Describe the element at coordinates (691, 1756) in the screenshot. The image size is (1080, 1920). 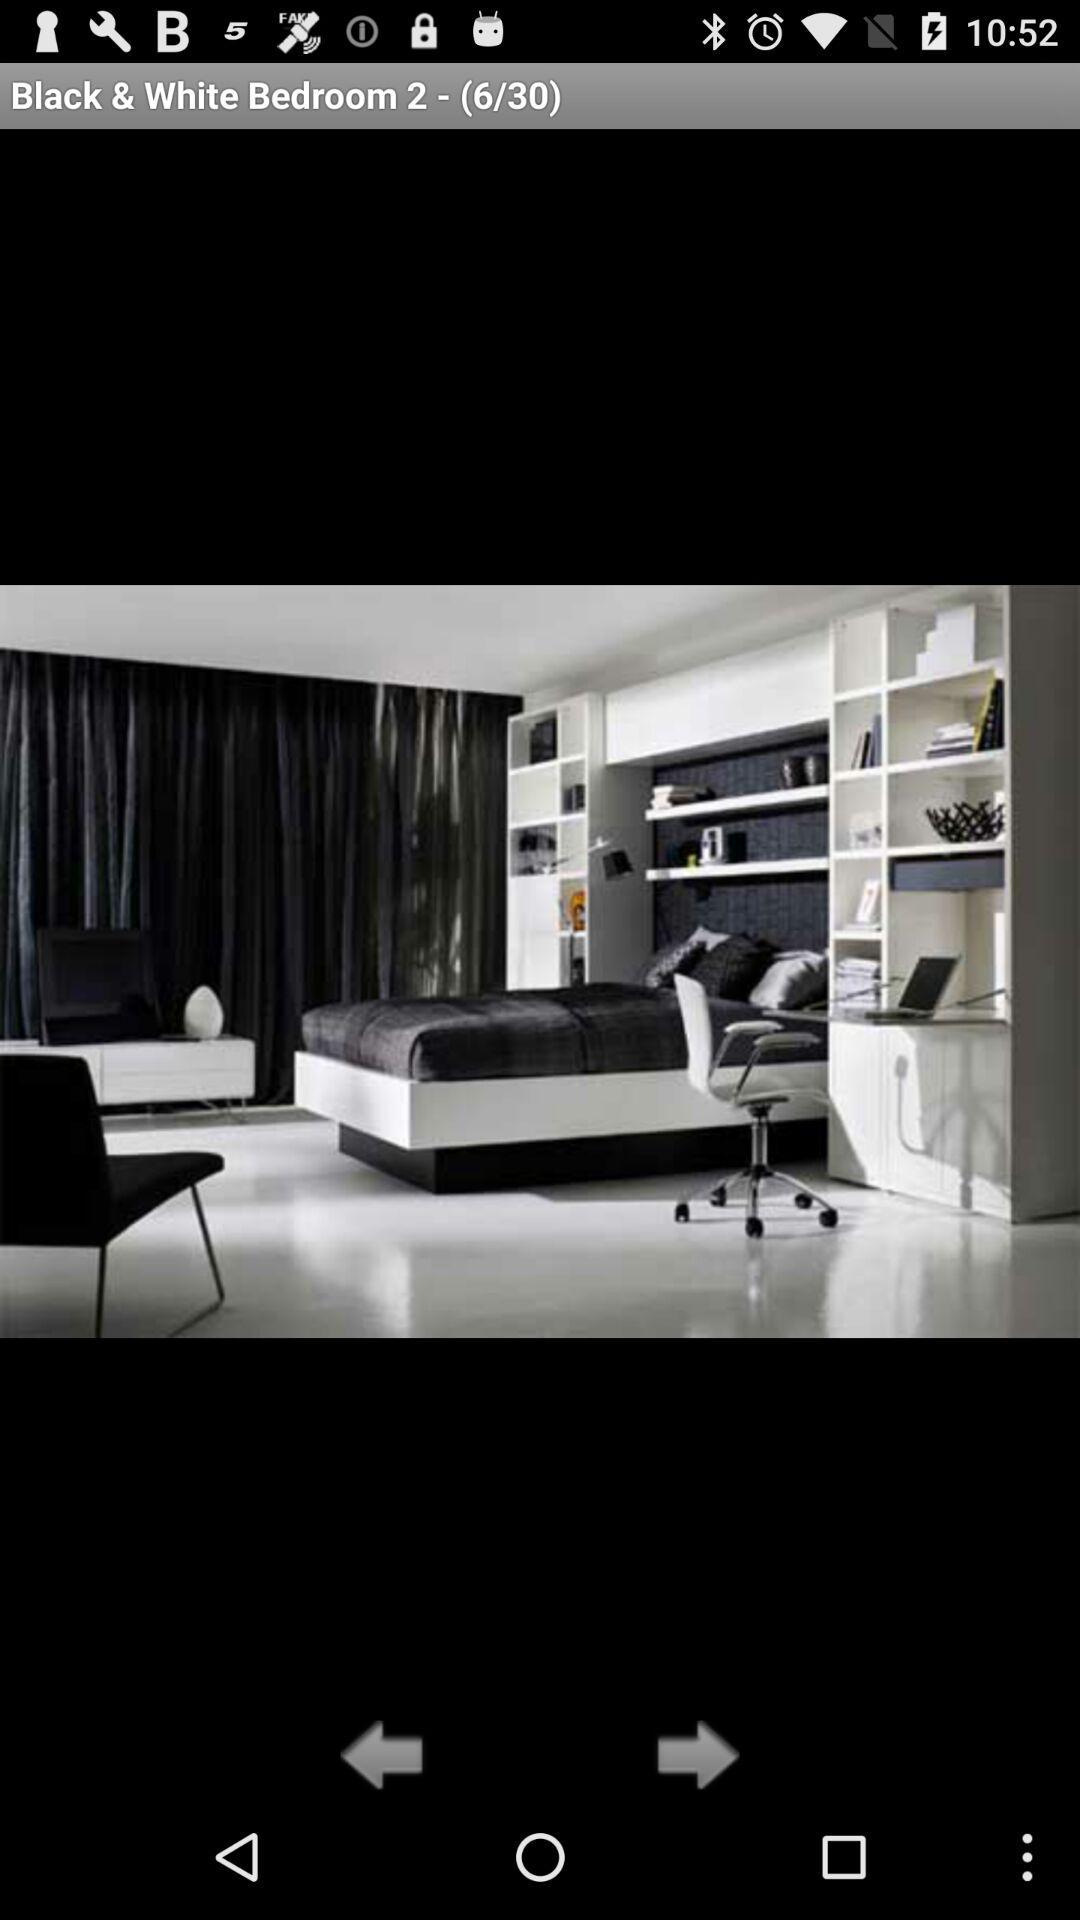
I see `next image` at that location.